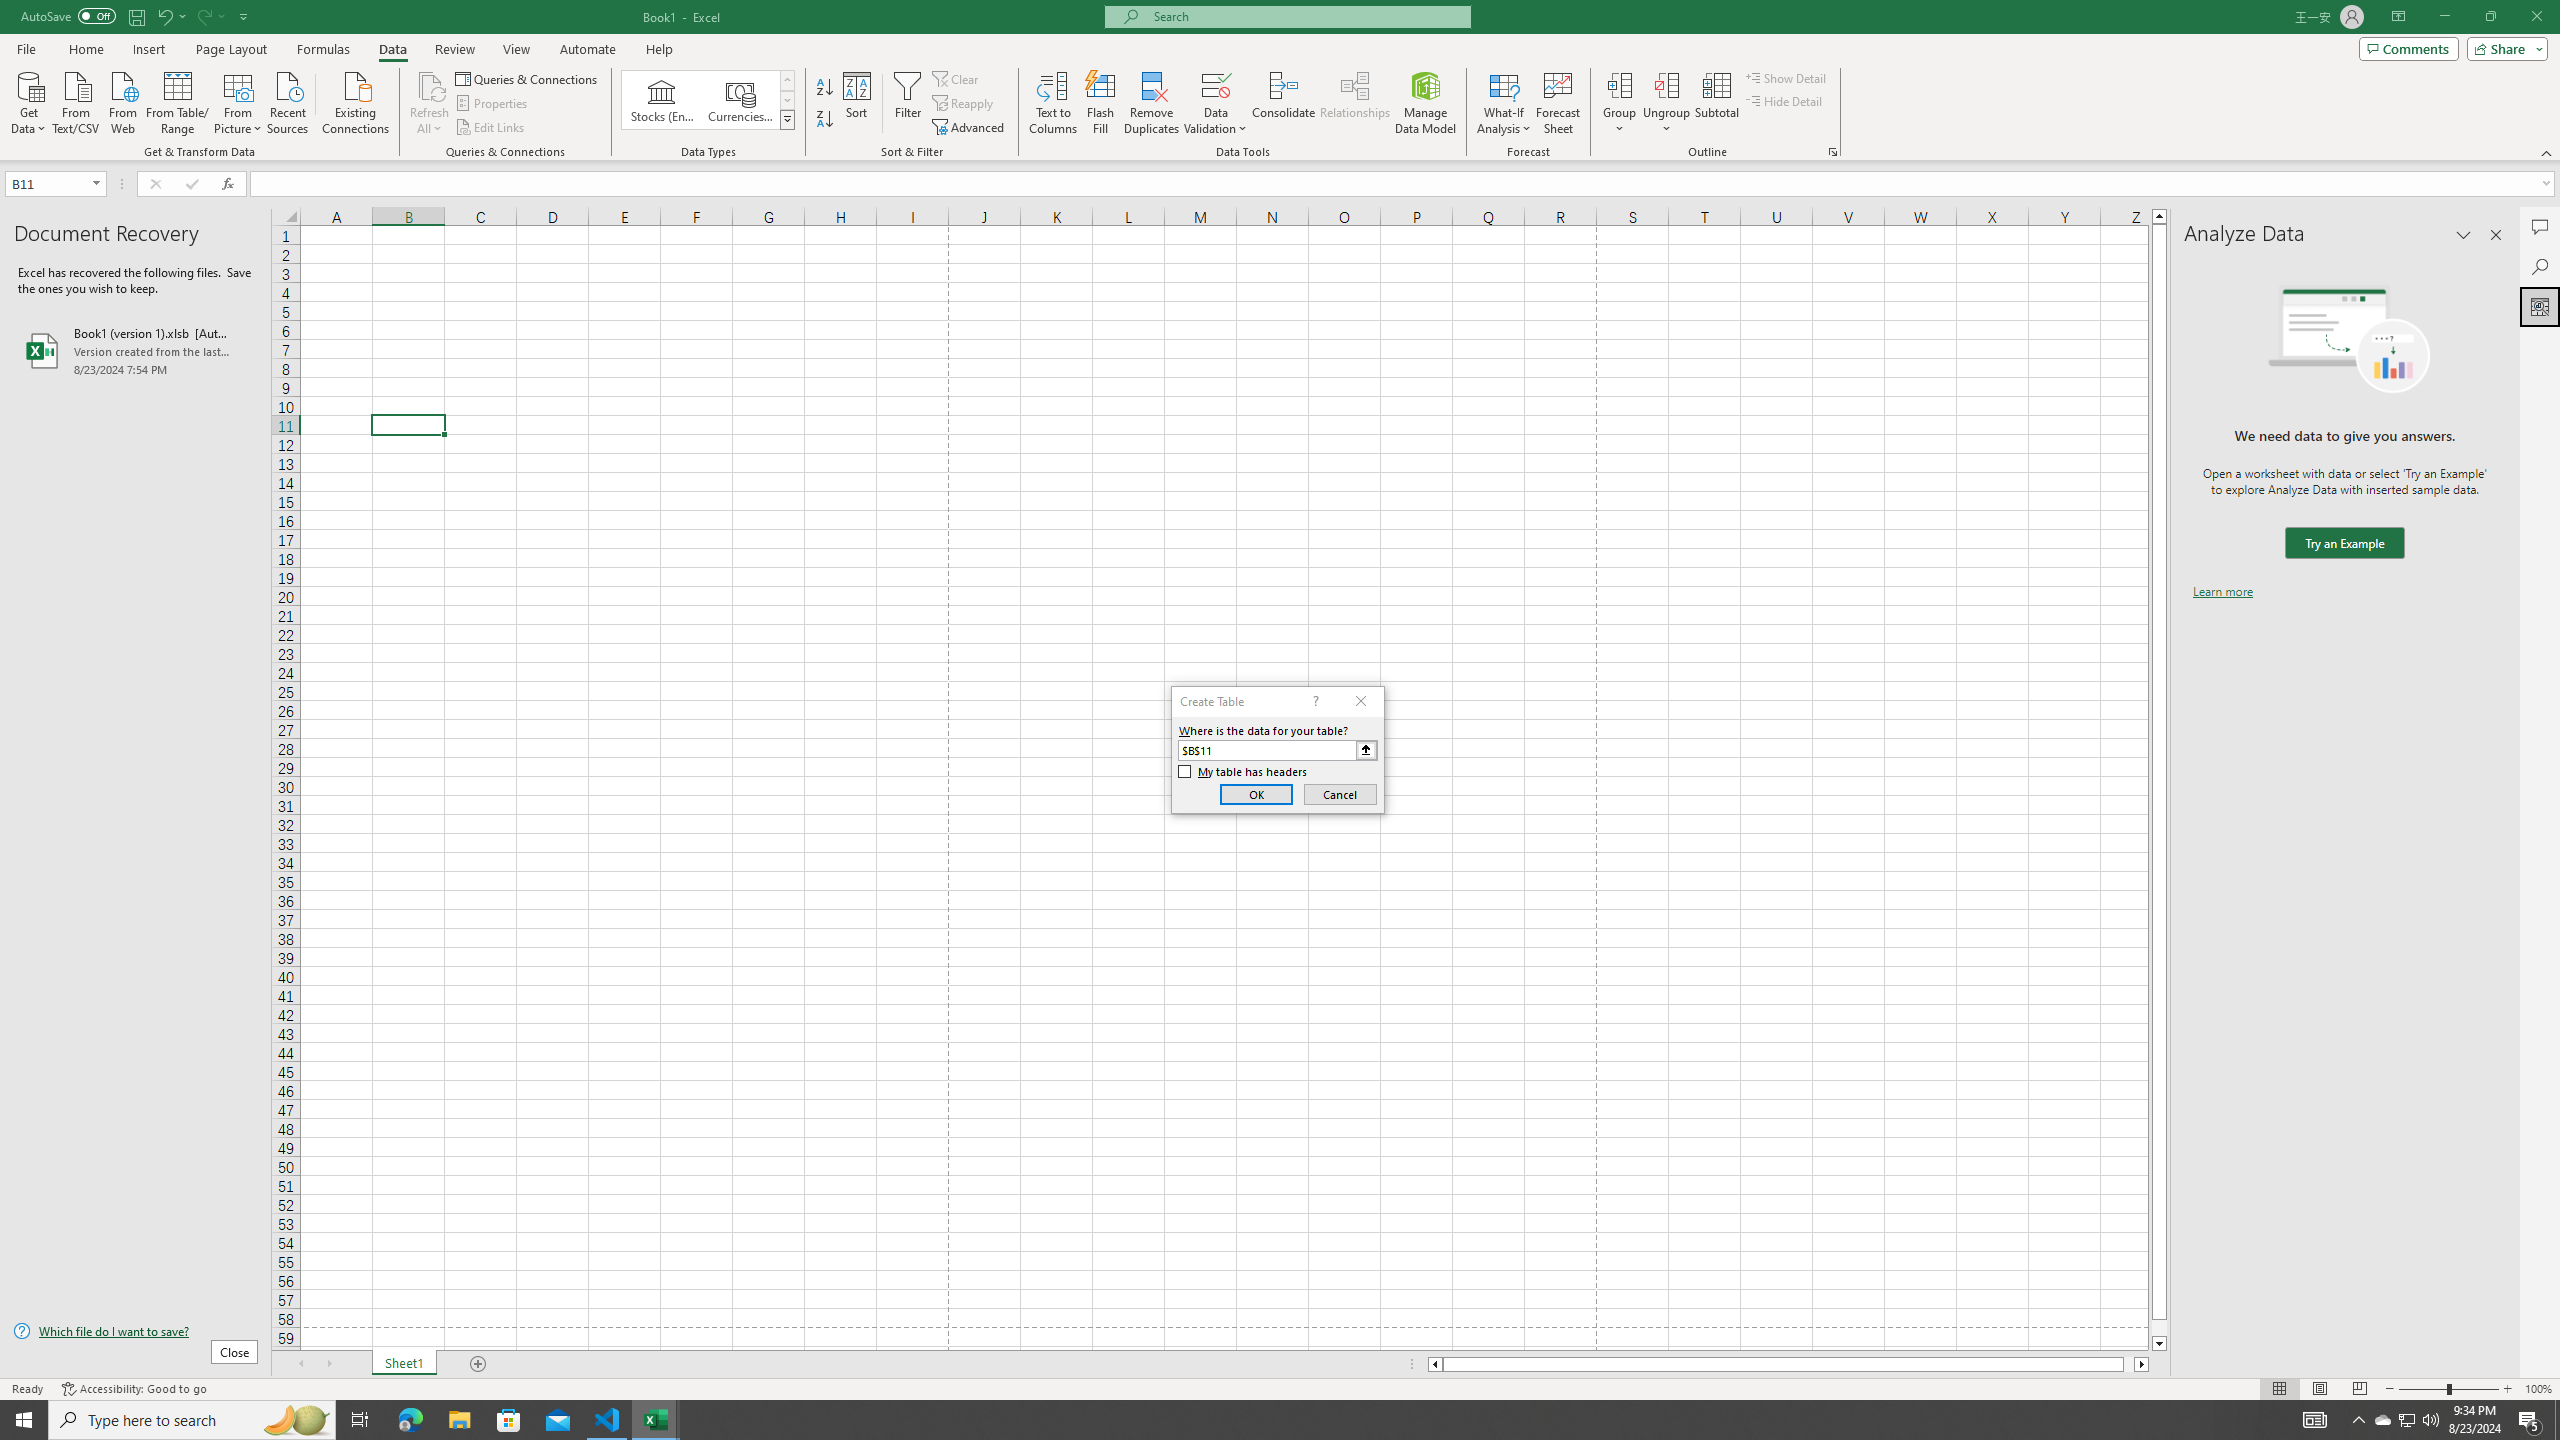  I want to click on 'Zoom Out', so click(2422, 1389).